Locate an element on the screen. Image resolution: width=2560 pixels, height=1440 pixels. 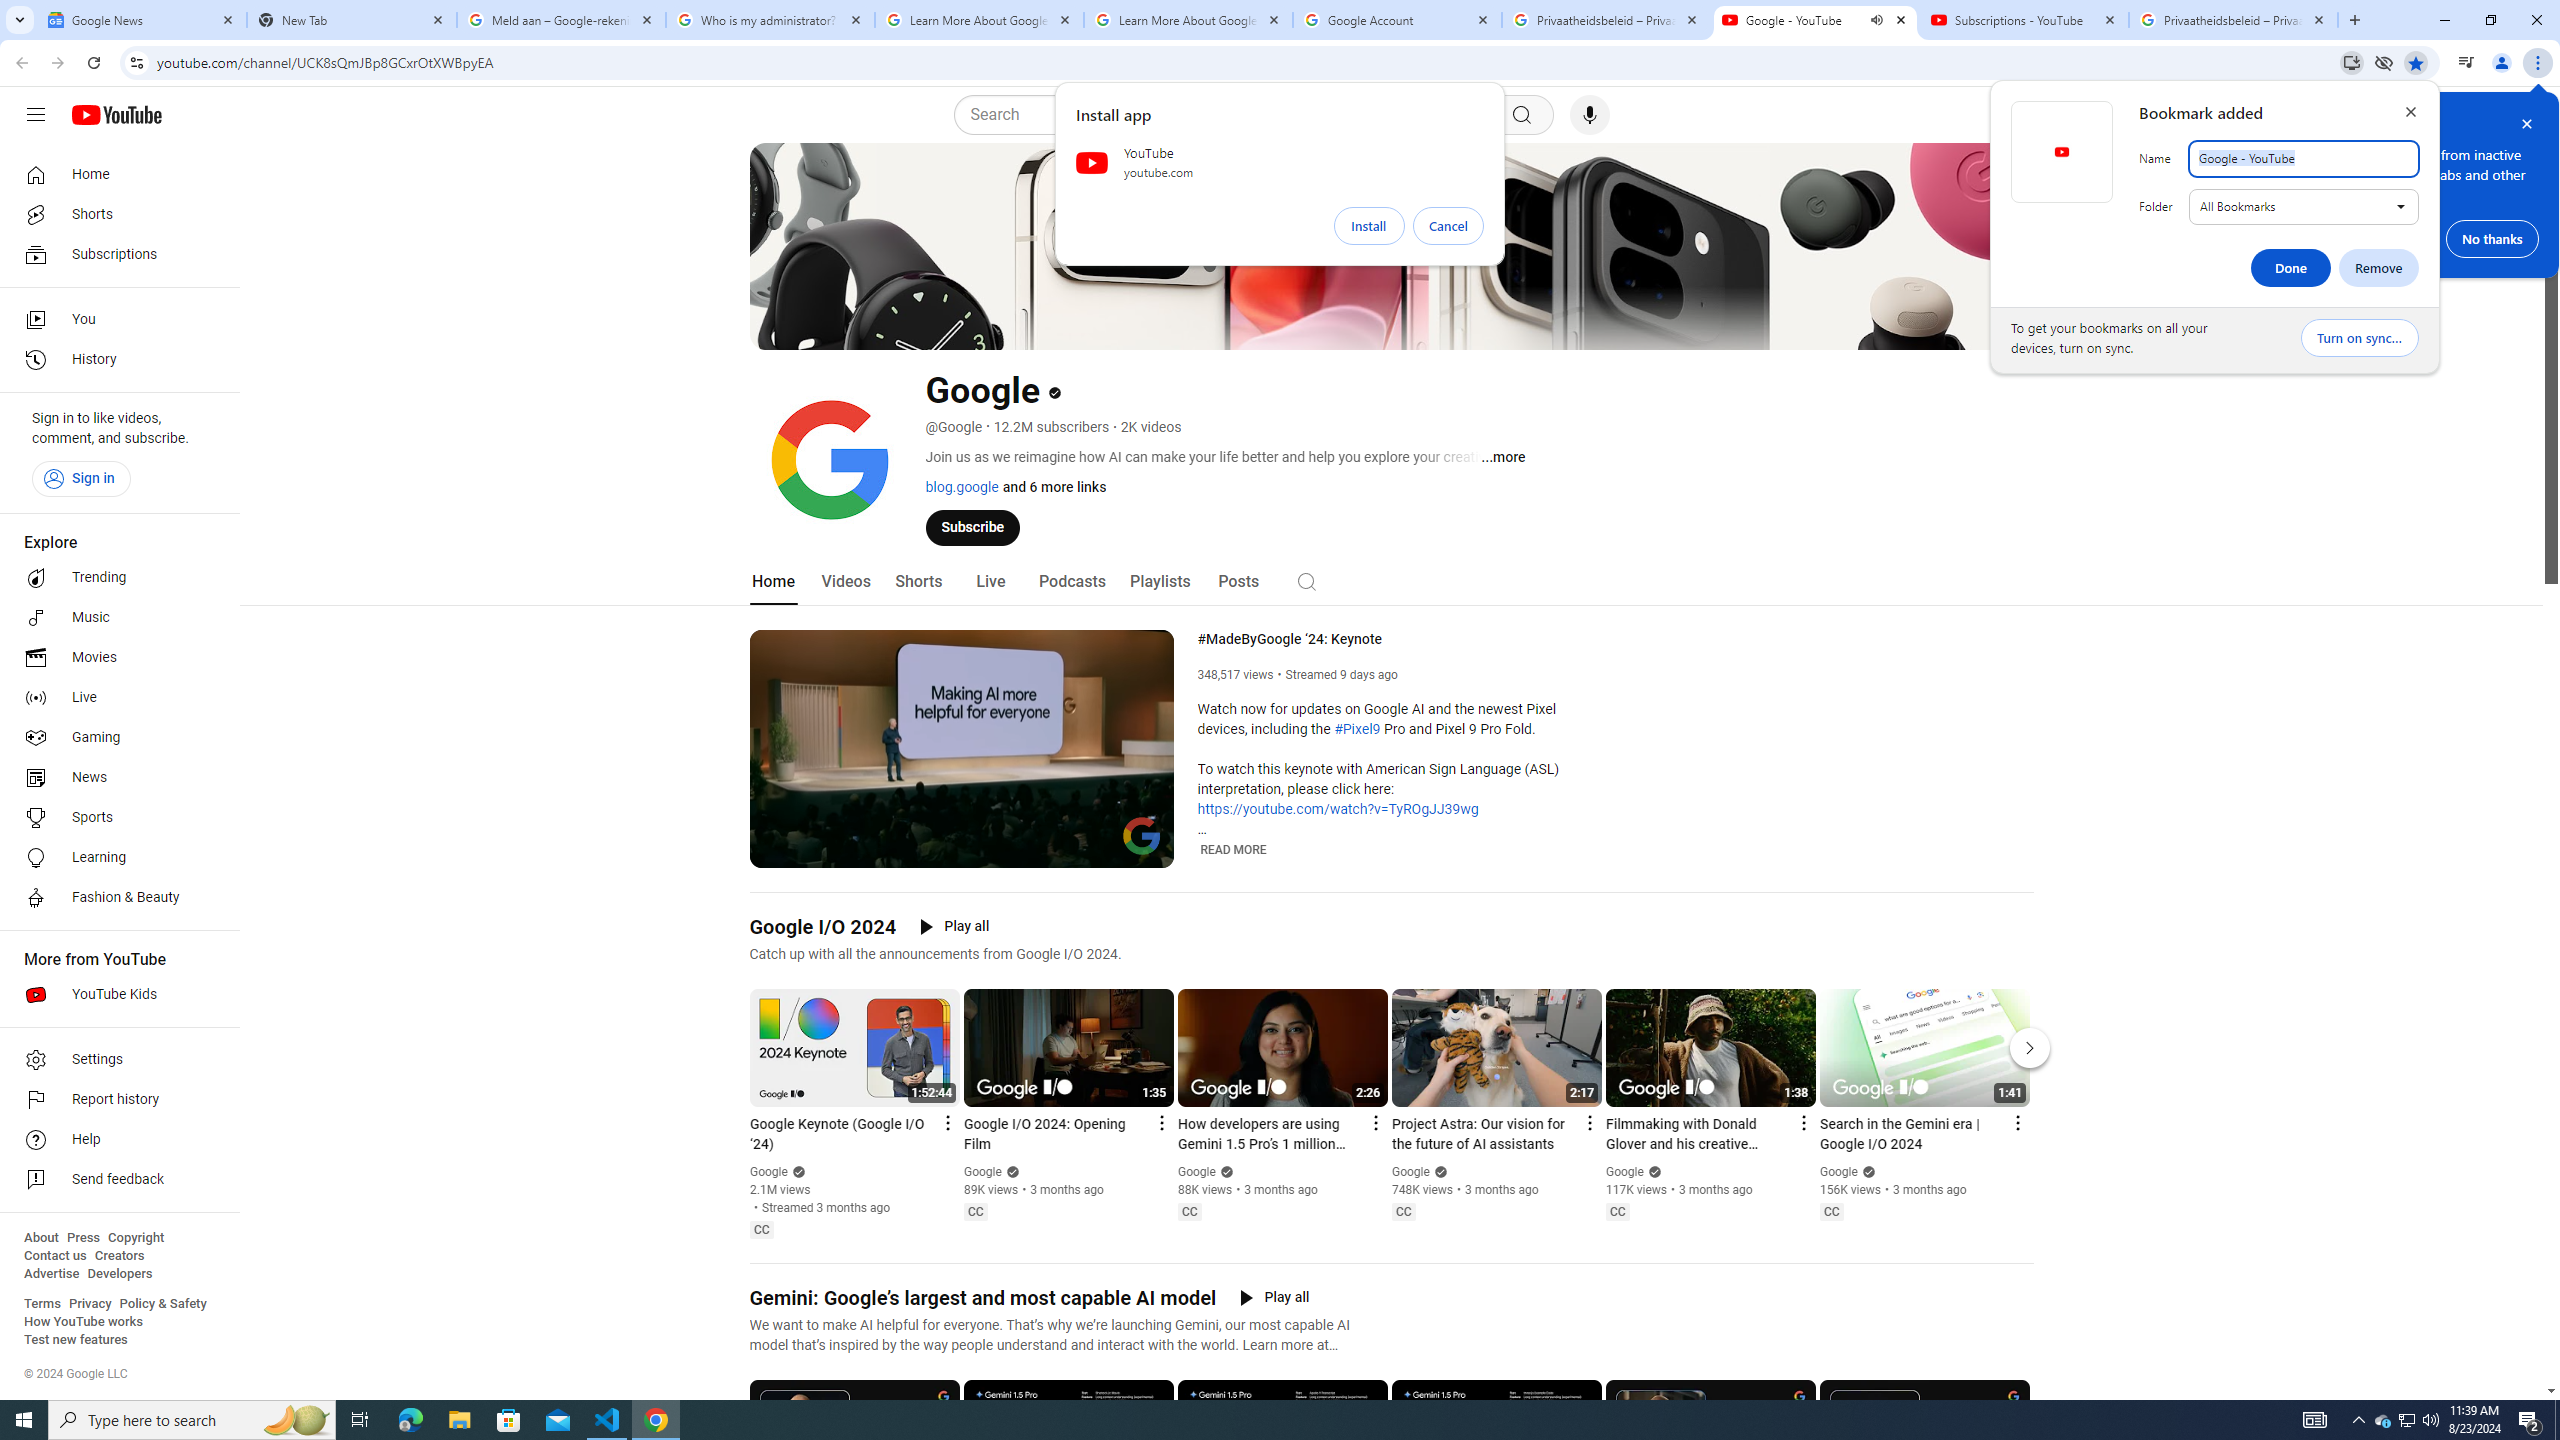
'Copyright' is located at coordinates (134, 1237).